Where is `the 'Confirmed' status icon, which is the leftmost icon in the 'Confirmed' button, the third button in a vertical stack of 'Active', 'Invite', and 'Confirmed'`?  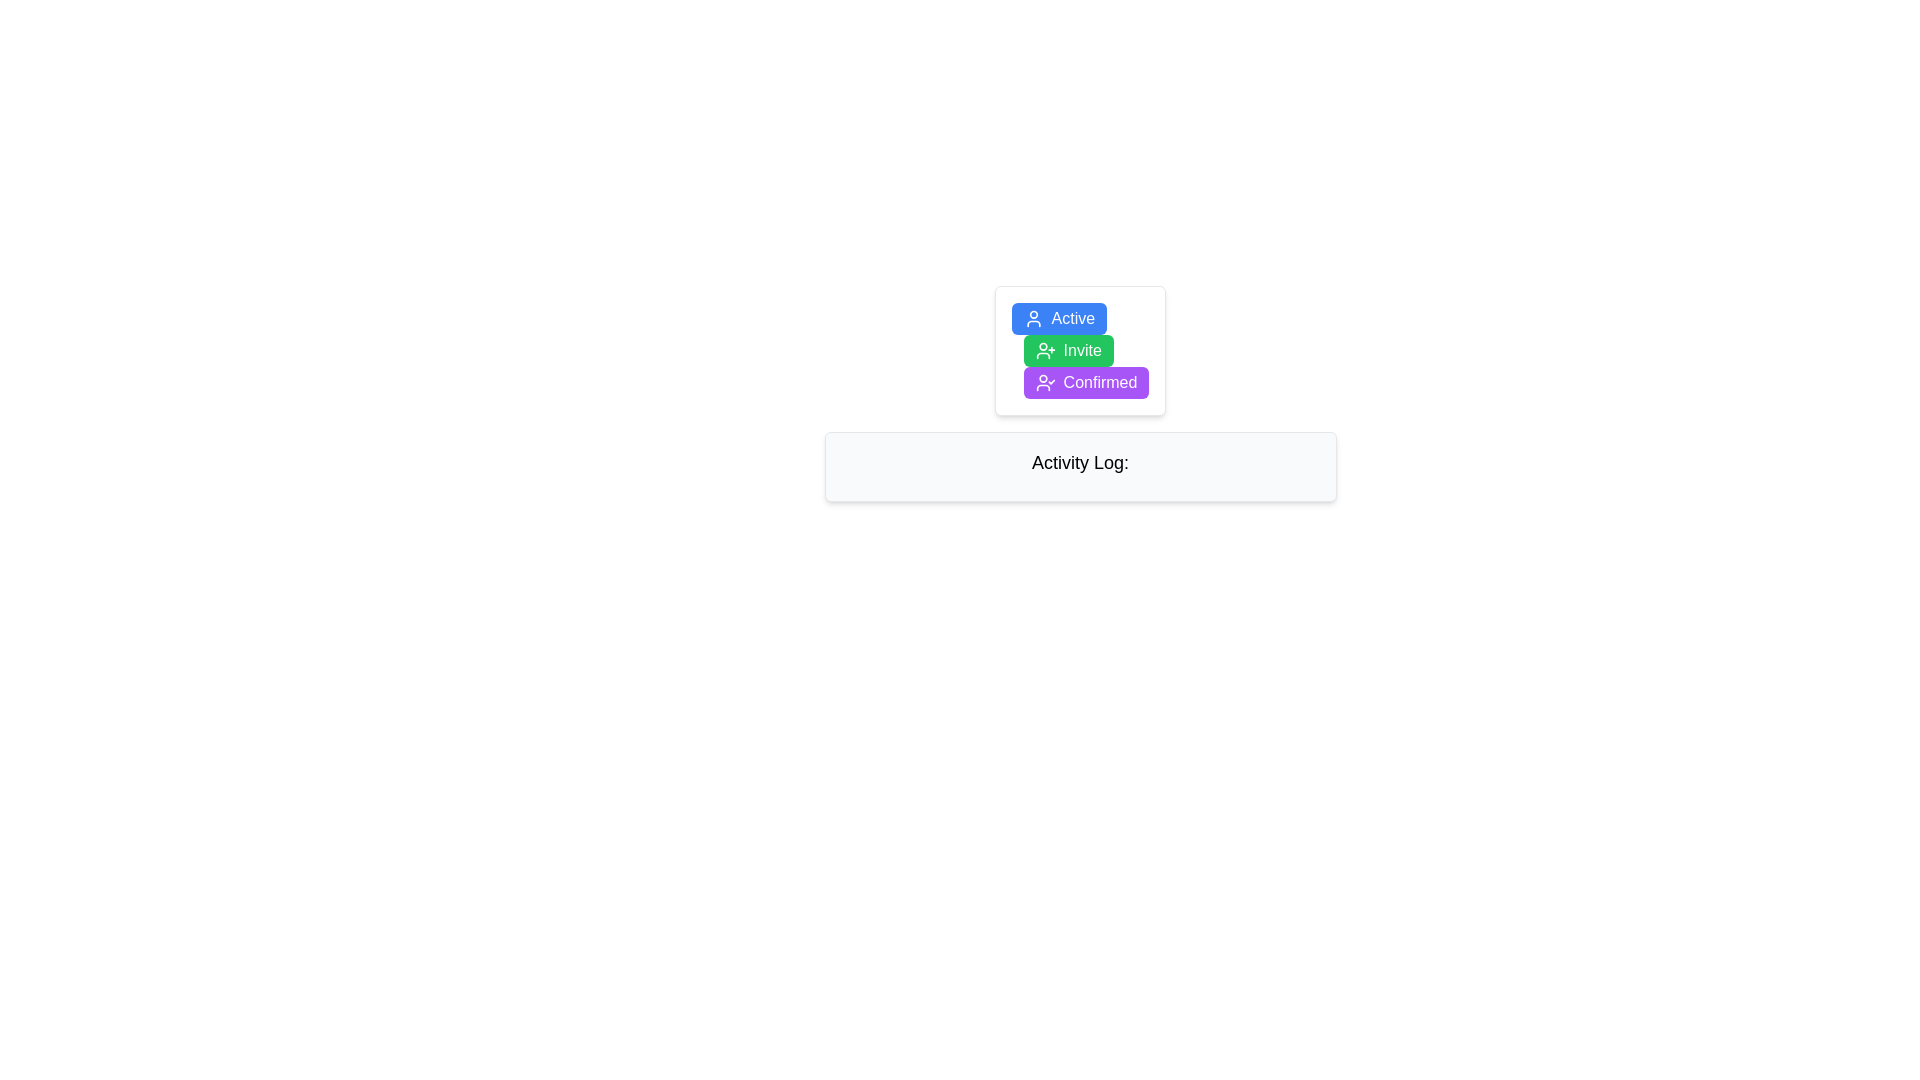 the 'Confirmed' status icon, which is the leftmost icon in the 'Confirmed' button, the third button in a vertical stack of 'Active', 'Invite', and 'Confirmed' is located at coordinates (1044, 382).